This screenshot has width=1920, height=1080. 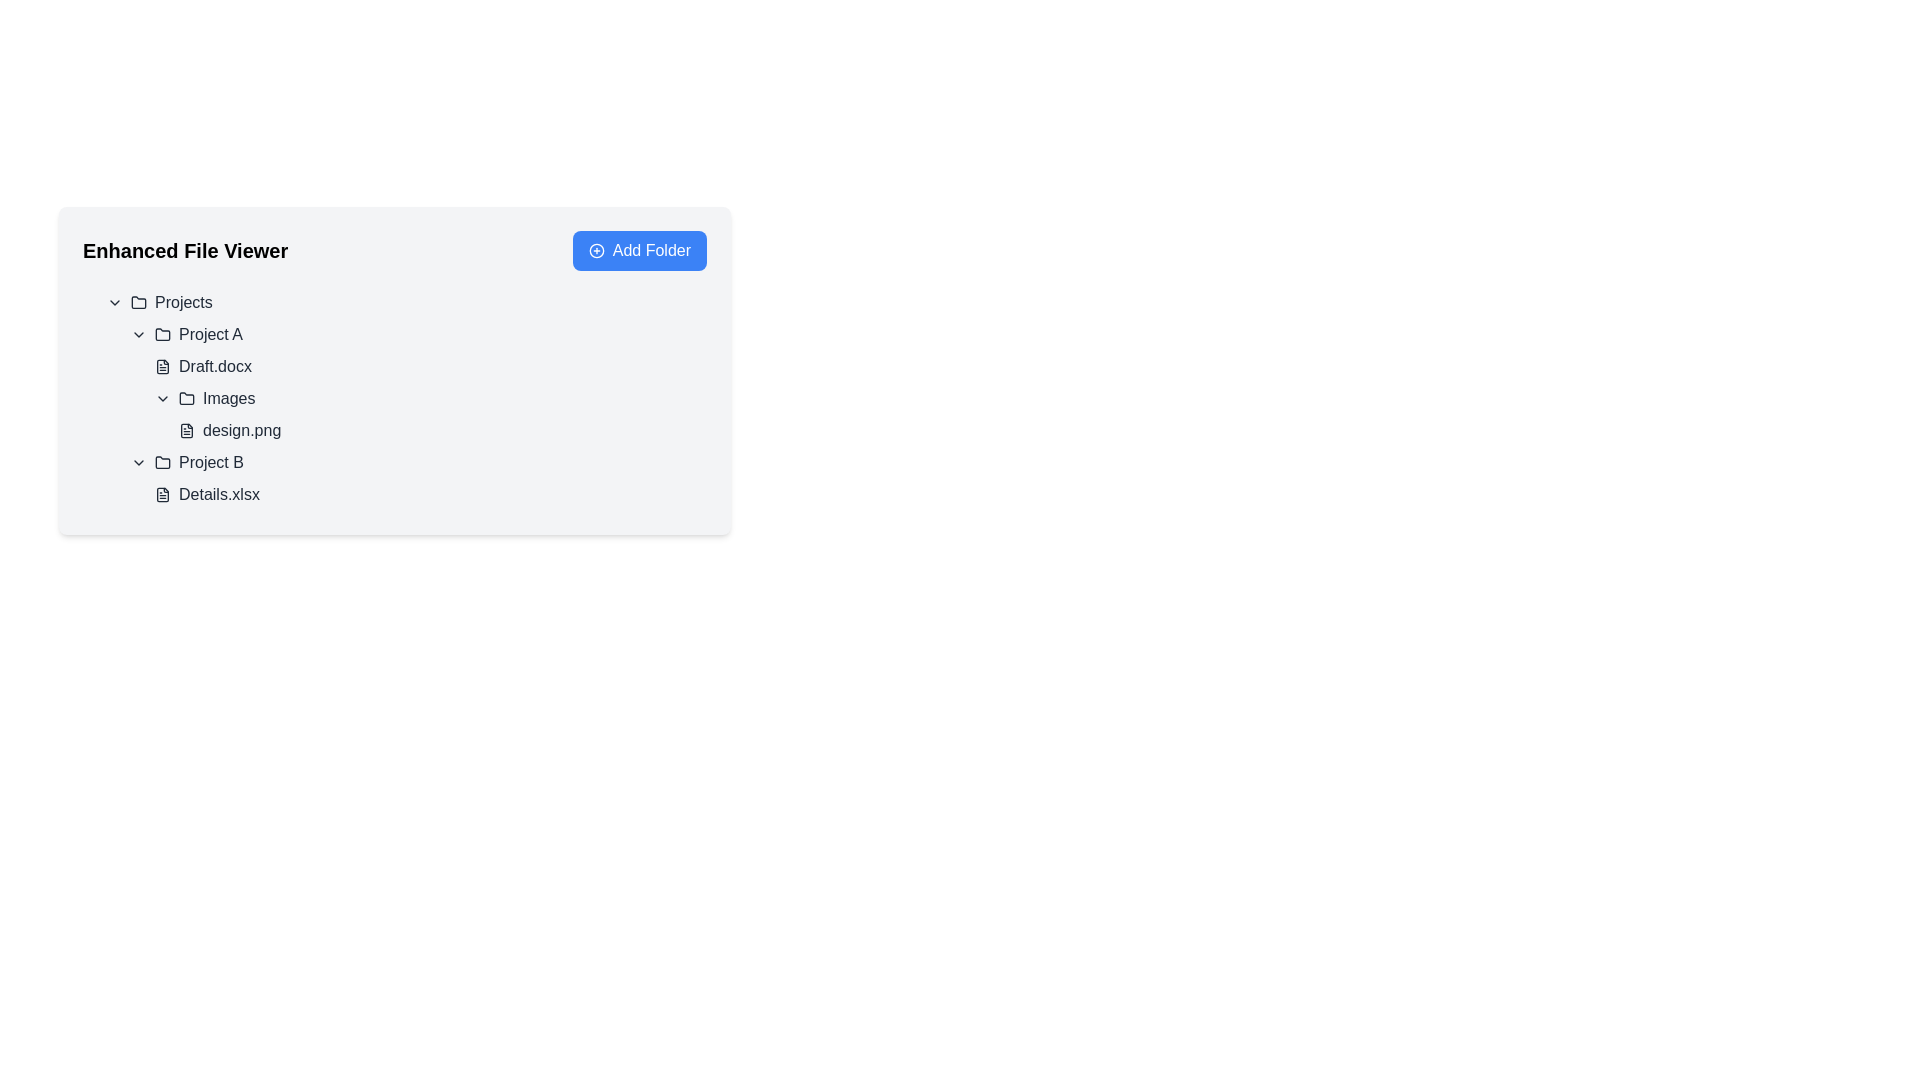 What do you see at coordinates (417, 334) in the screenshot?
I see `the 'Project A' folder entry in the left-side menu of the file viewer interface` at bounding box center [417, 334].